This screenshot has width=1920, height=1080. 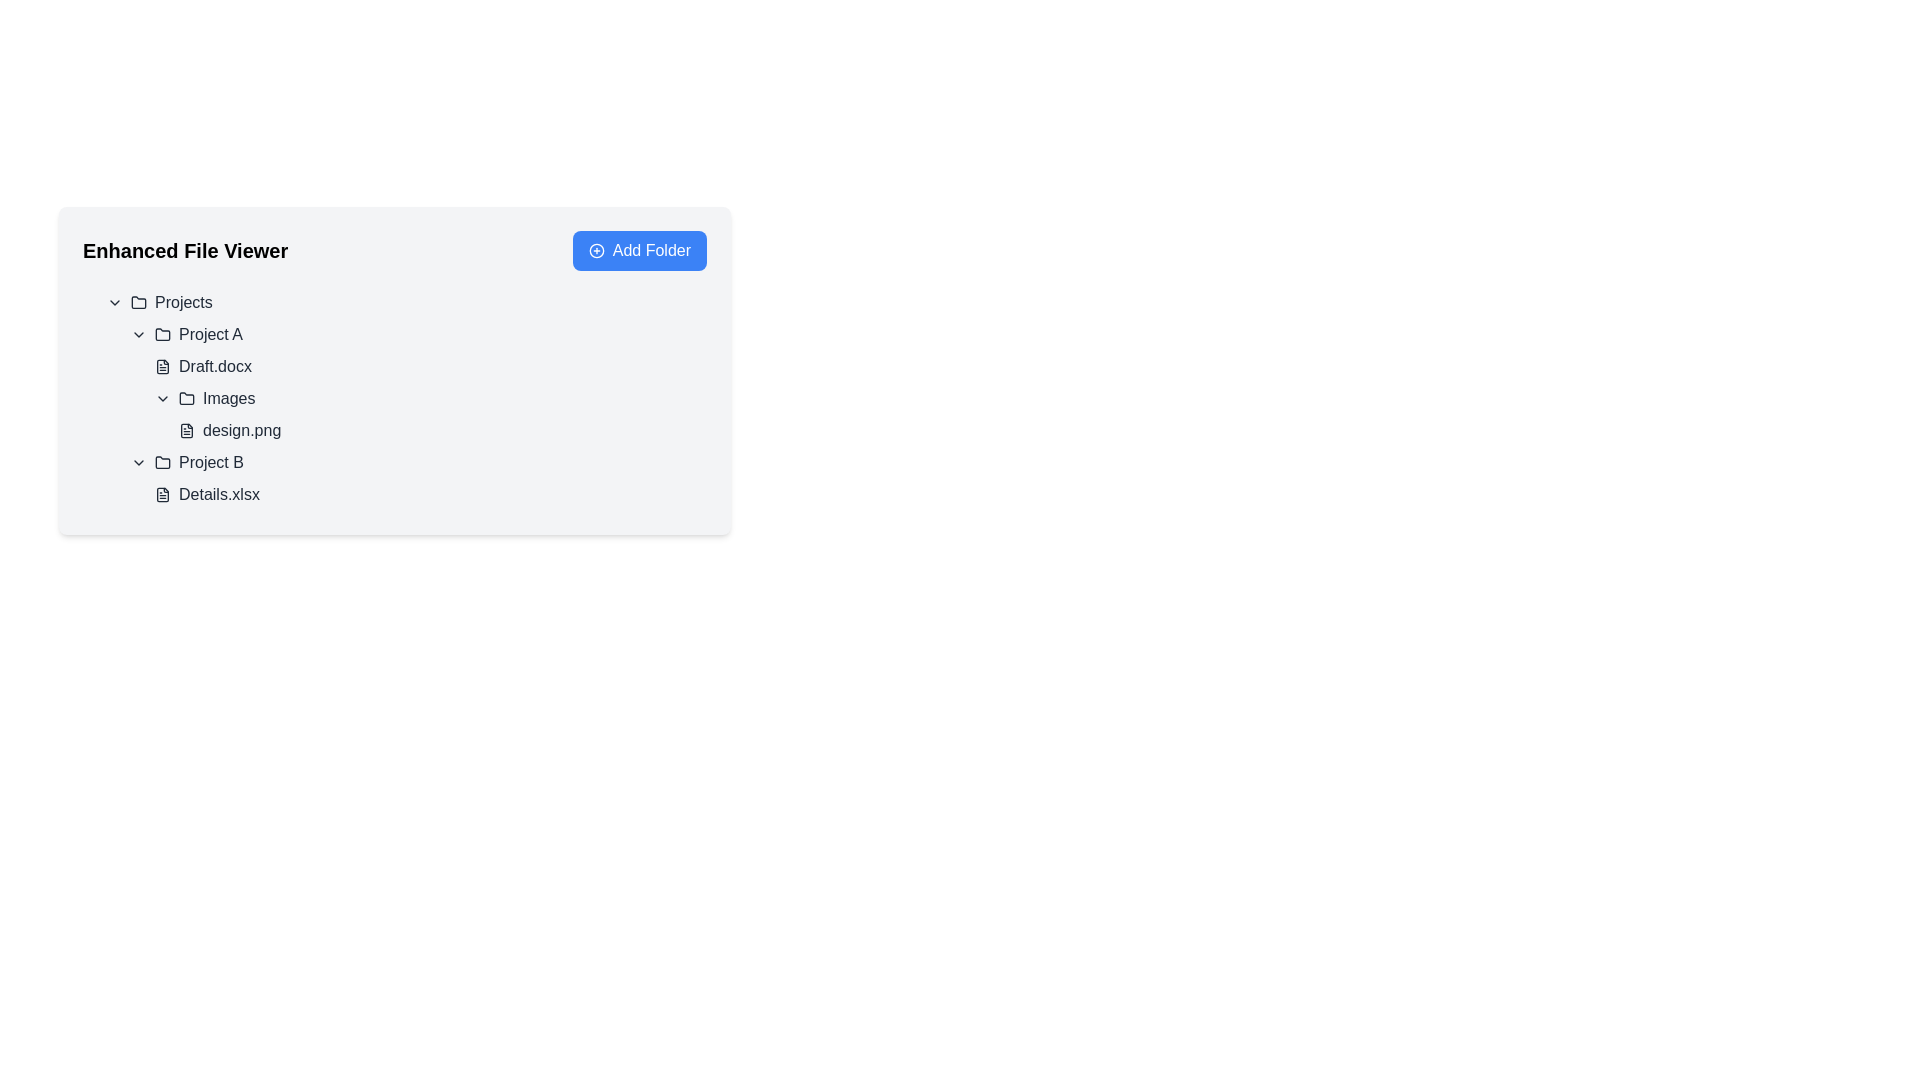 What do you see at coordinates (417, 334) in the screenshot?
I see `the 'Project A' folder entry in the left-side menu of the file viewer interface` at bounding box center [417, 334].